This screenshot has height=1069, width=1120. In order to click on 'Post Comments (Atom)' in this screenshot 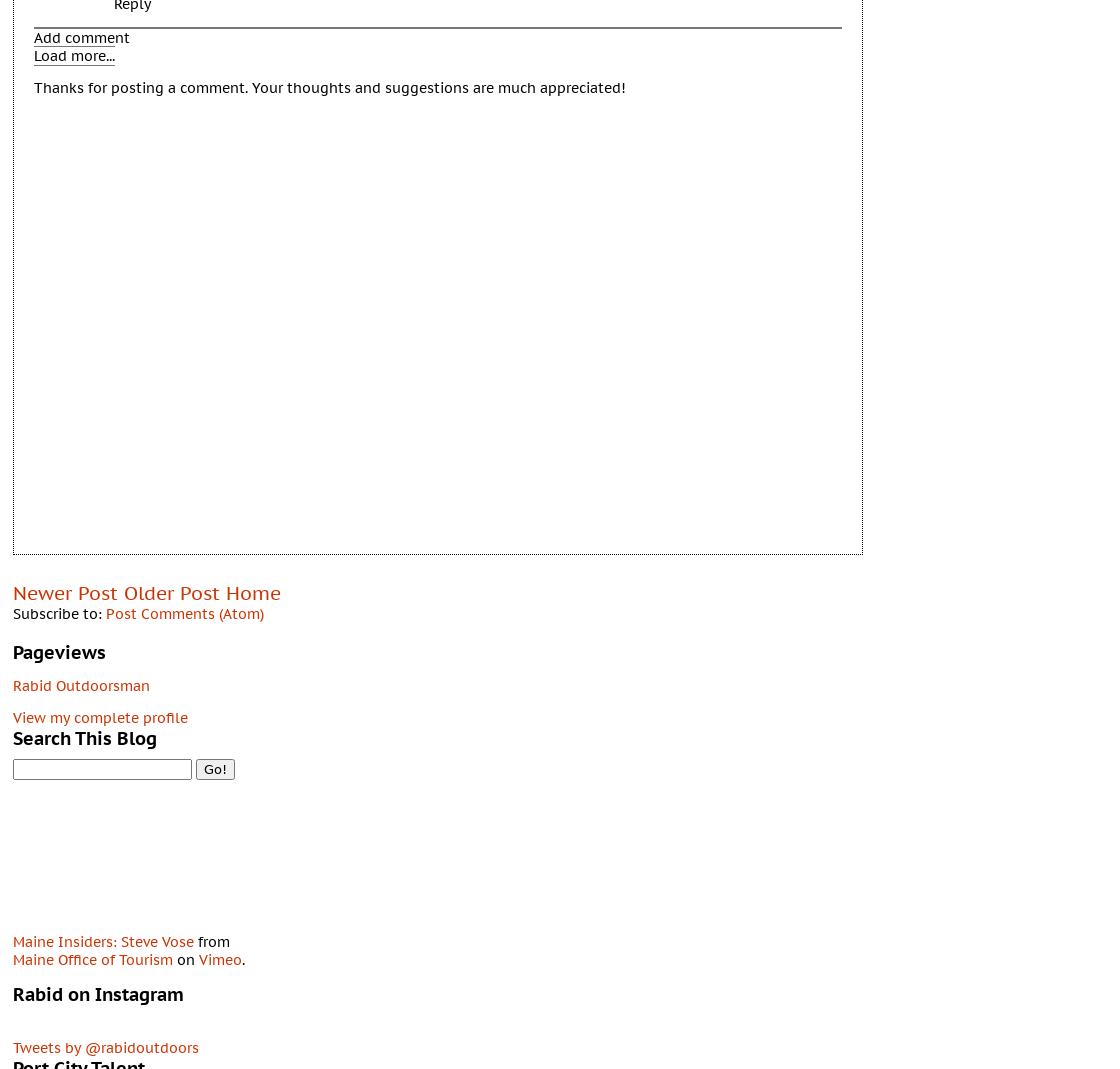, I will do `click(185, 612)`.